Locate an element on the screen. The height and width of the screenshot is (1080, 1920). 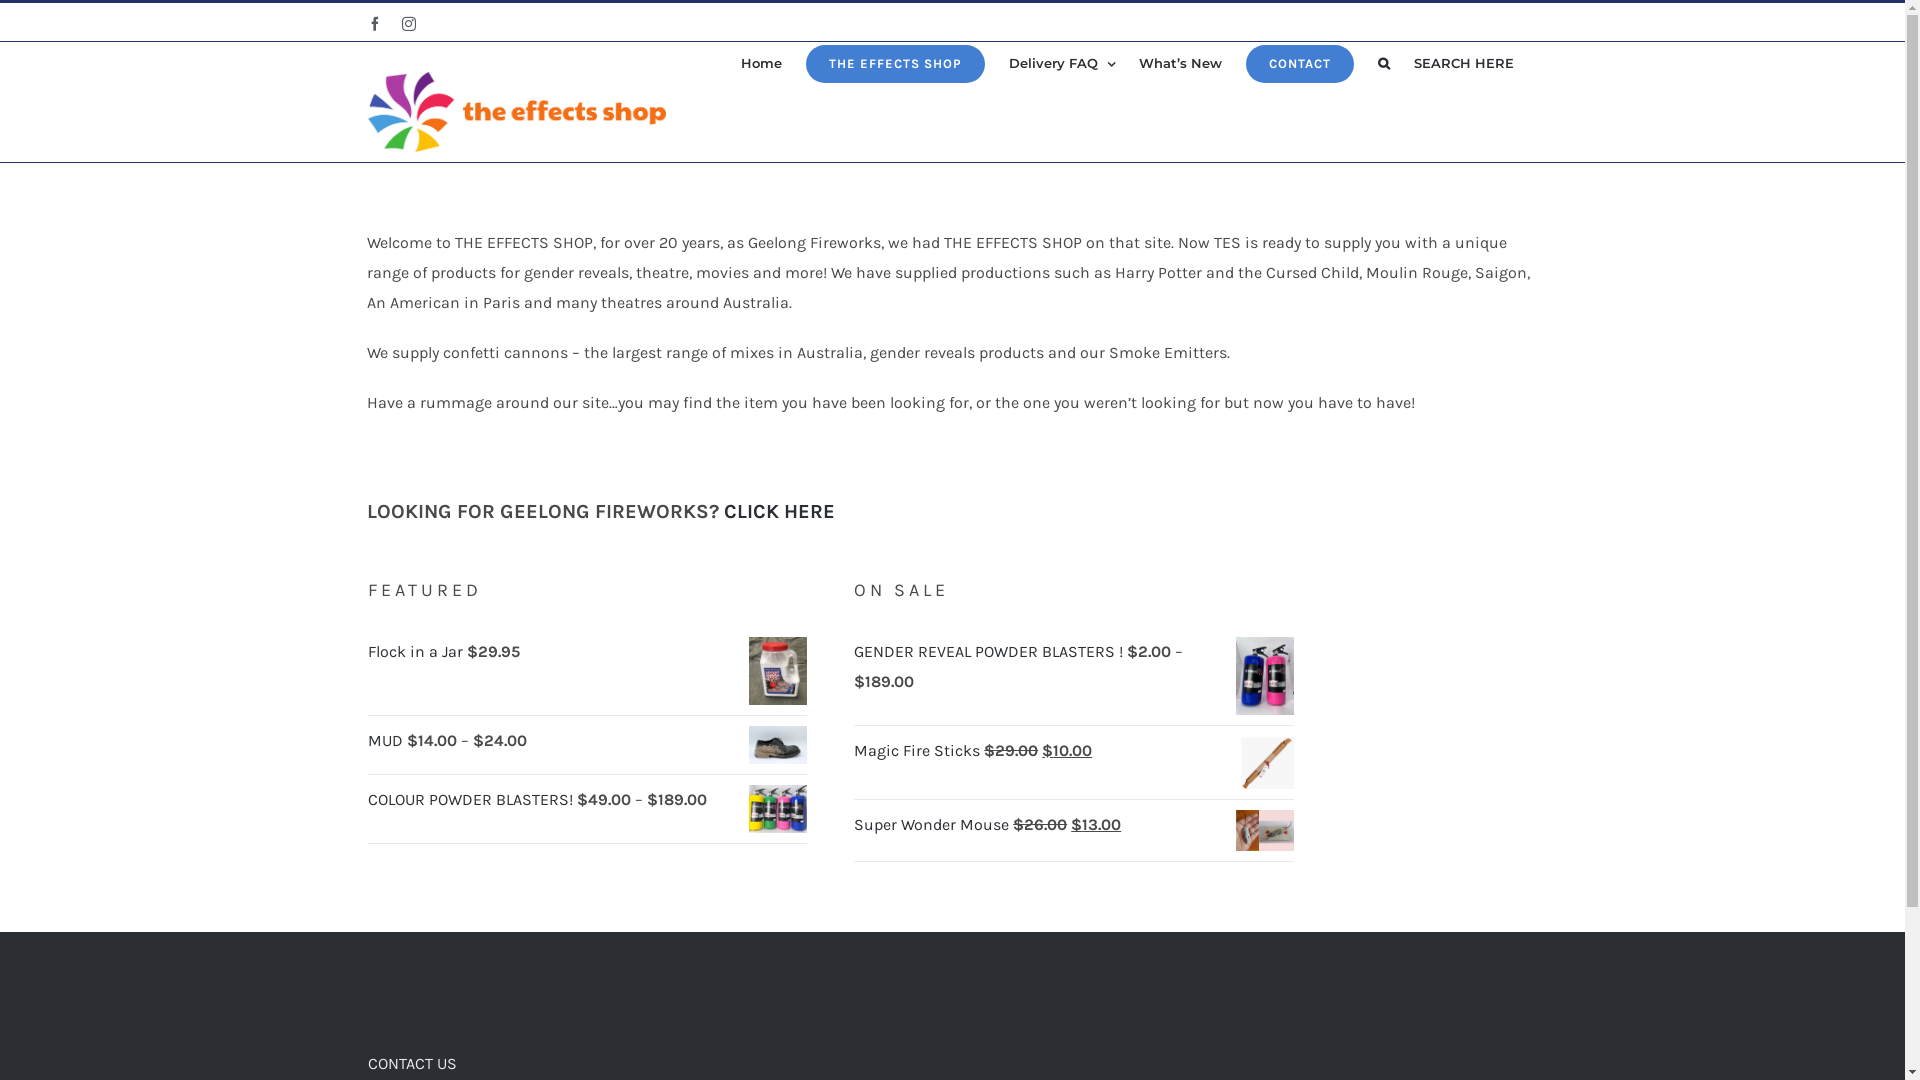
'SEARCH HERE' is located at coordinates (1413, 62).